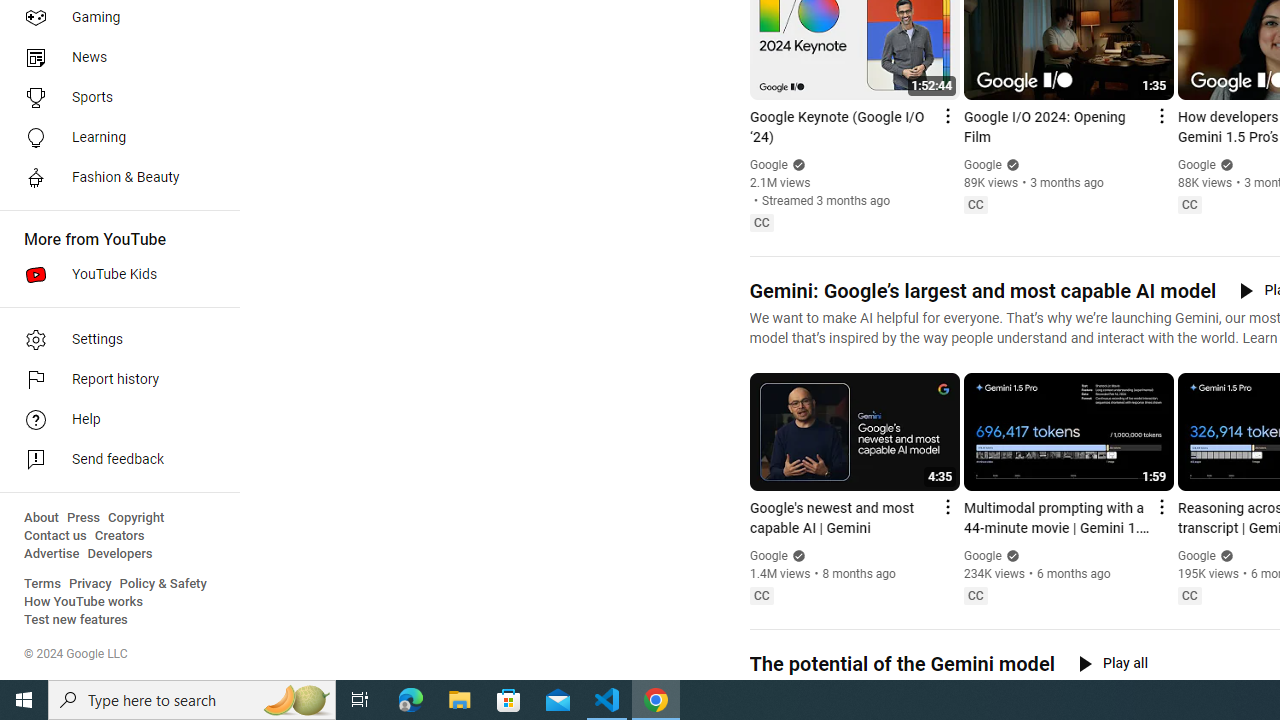 The height and width of the screenshot is (720, 1280). What do you see at coordinates (119, 554) in the screenshot?
I see `'Developers'` at bounding box center [119, 554].